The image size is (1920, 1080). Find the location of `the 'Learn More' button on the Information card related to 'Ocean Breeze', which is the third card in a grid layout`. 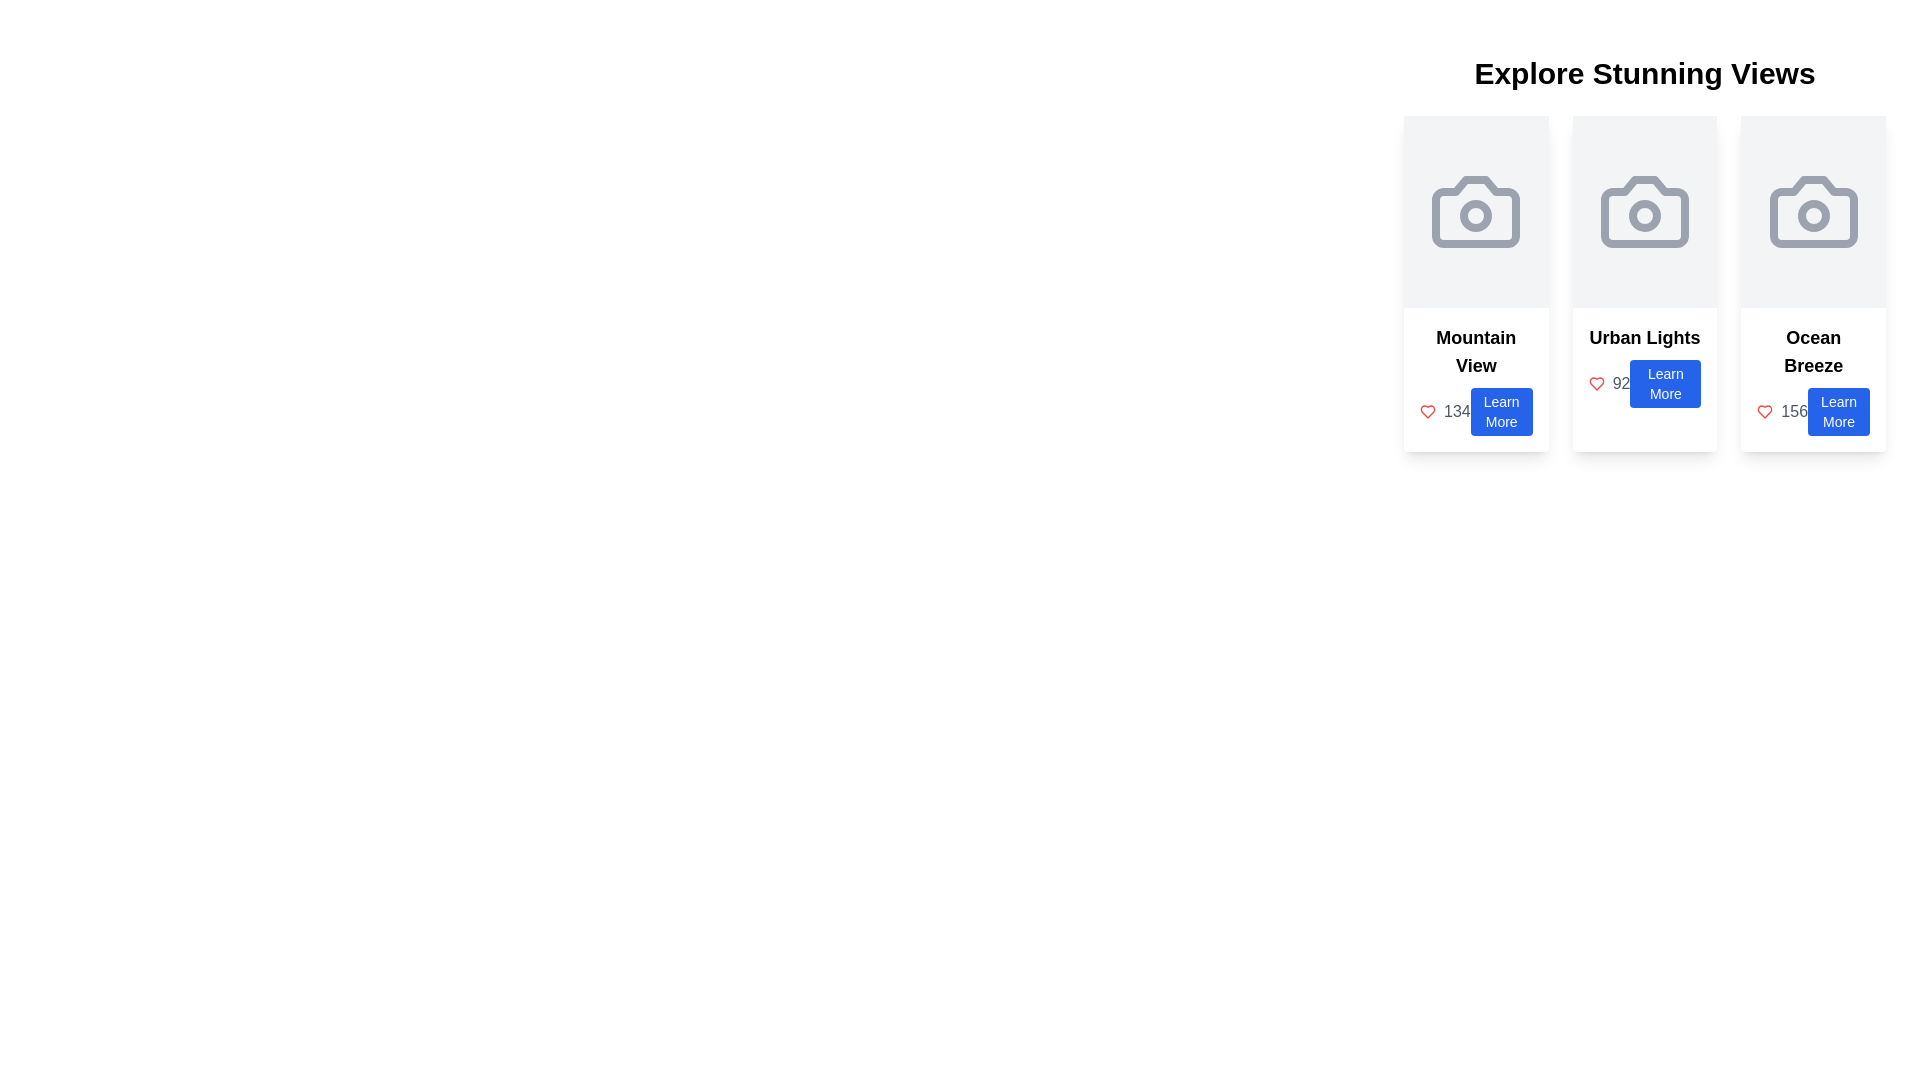

the 'Learn More' button on the Information card related to 'Ocean Breeze', which is the third card in a grid layout is located at coordinates (1813, 284).